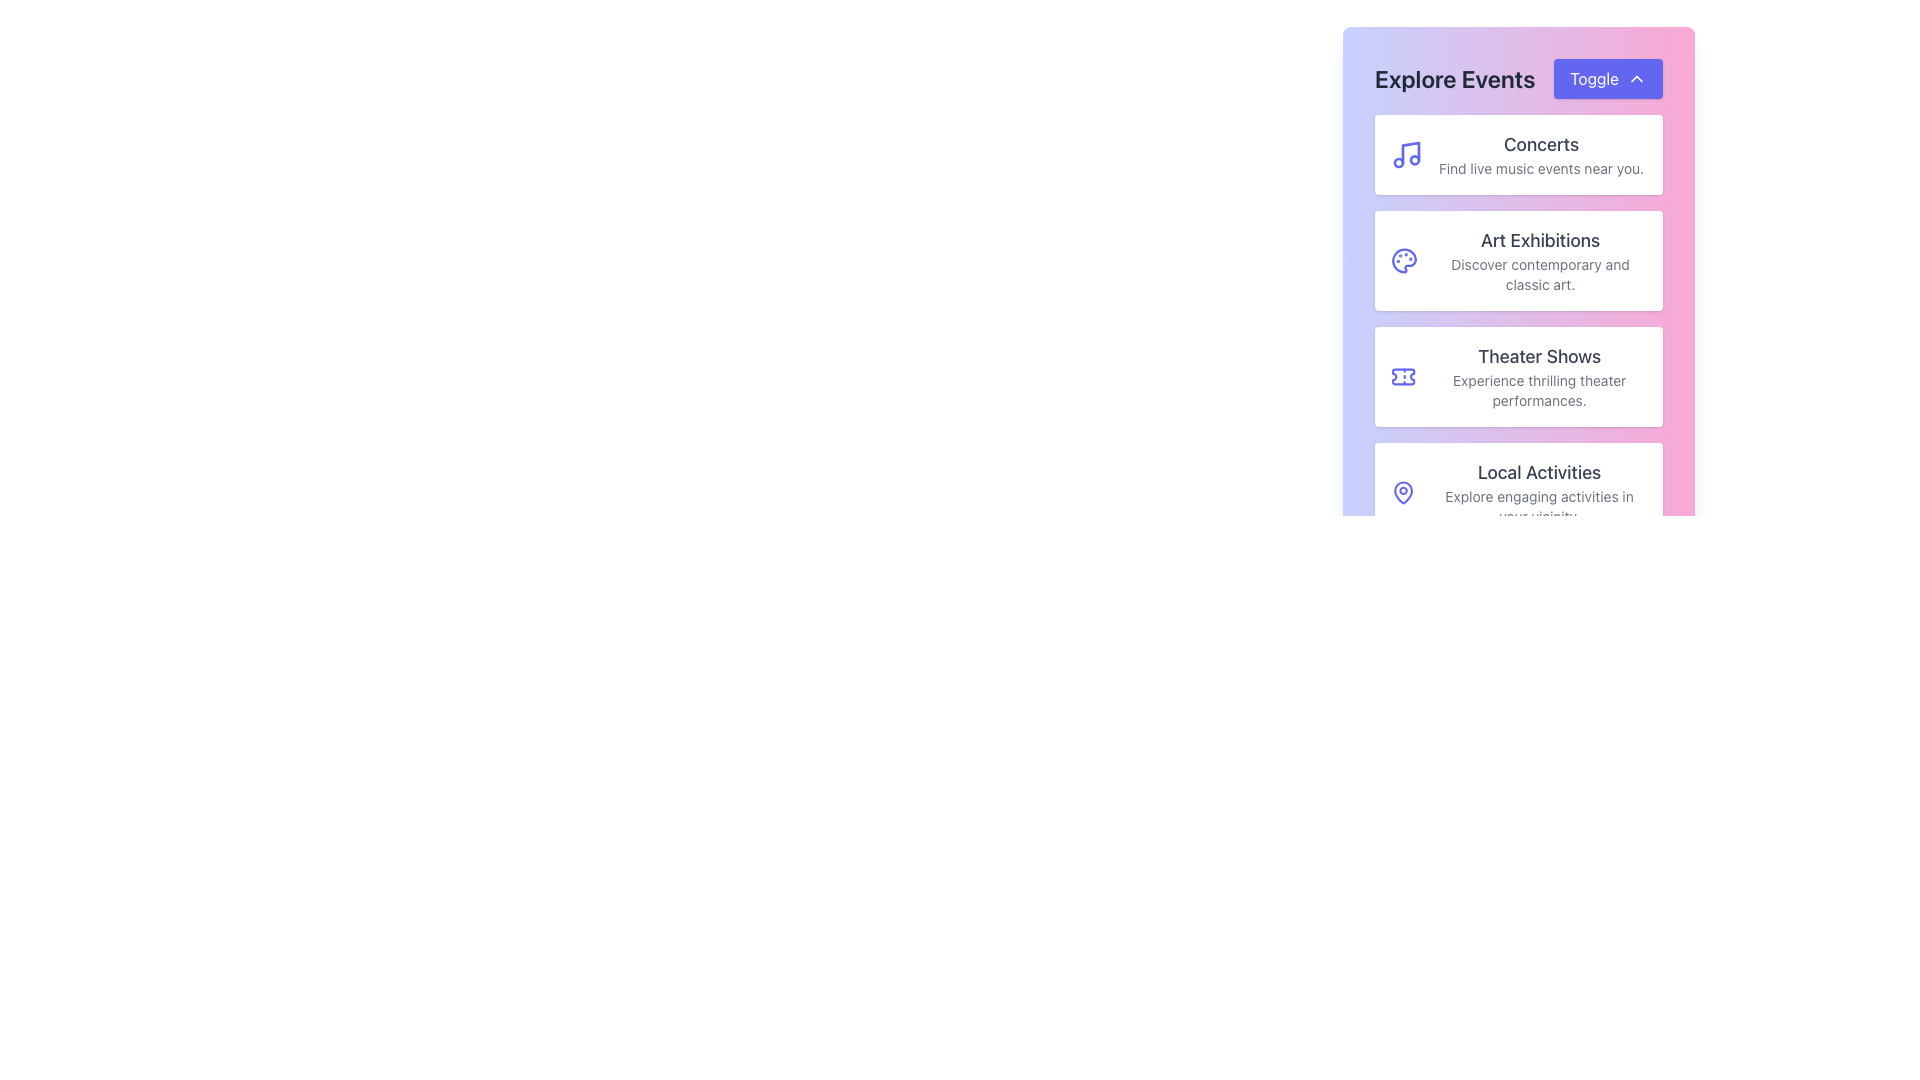 The height and width of the screenshot is (1080, 1920). I want to click on the 'Events' text label, which serves as the title for the section indicating the content related to events, so click(1455, 77).